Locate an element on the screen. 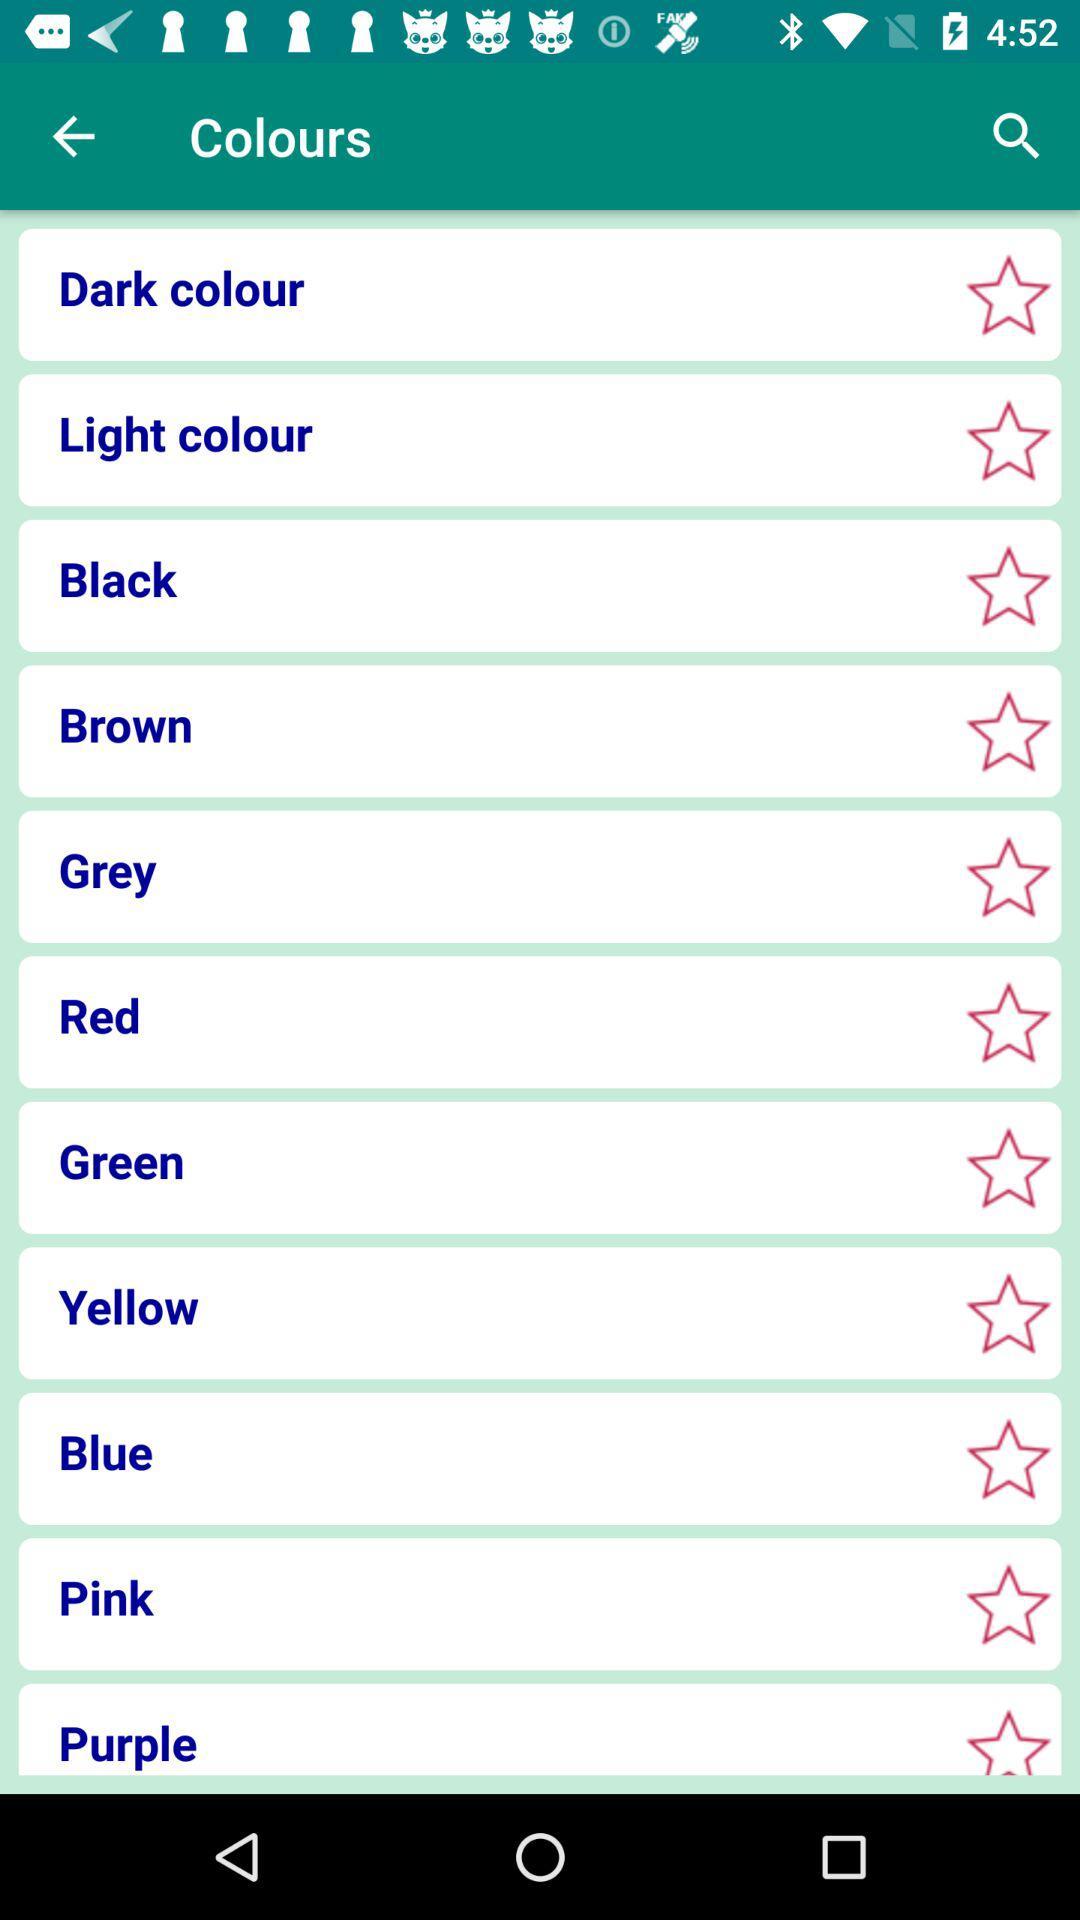 This screenshot has height=1920, width=1080. blue is located at coordinates (1008, 1458).